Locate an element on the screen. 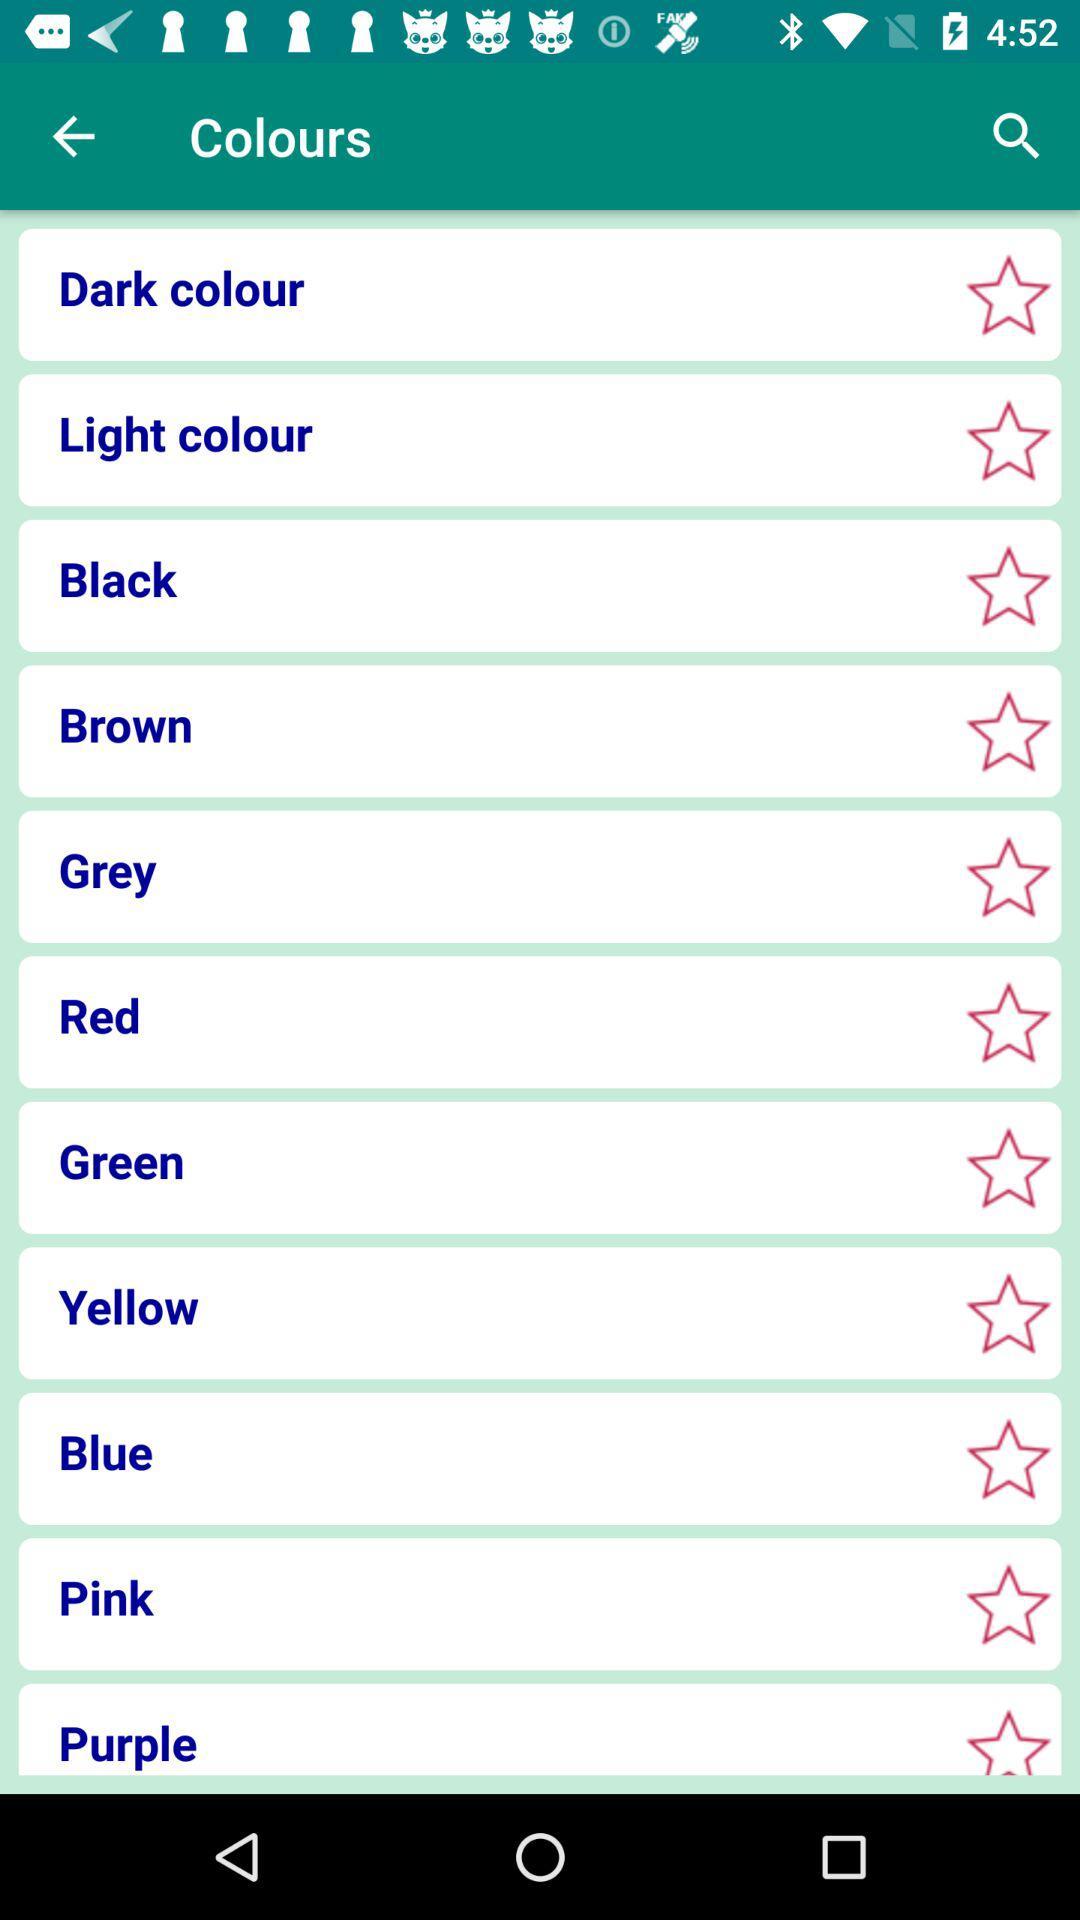 This screenshot has height=1920, width=1080. blue is located at coordinates (1008, 1458).